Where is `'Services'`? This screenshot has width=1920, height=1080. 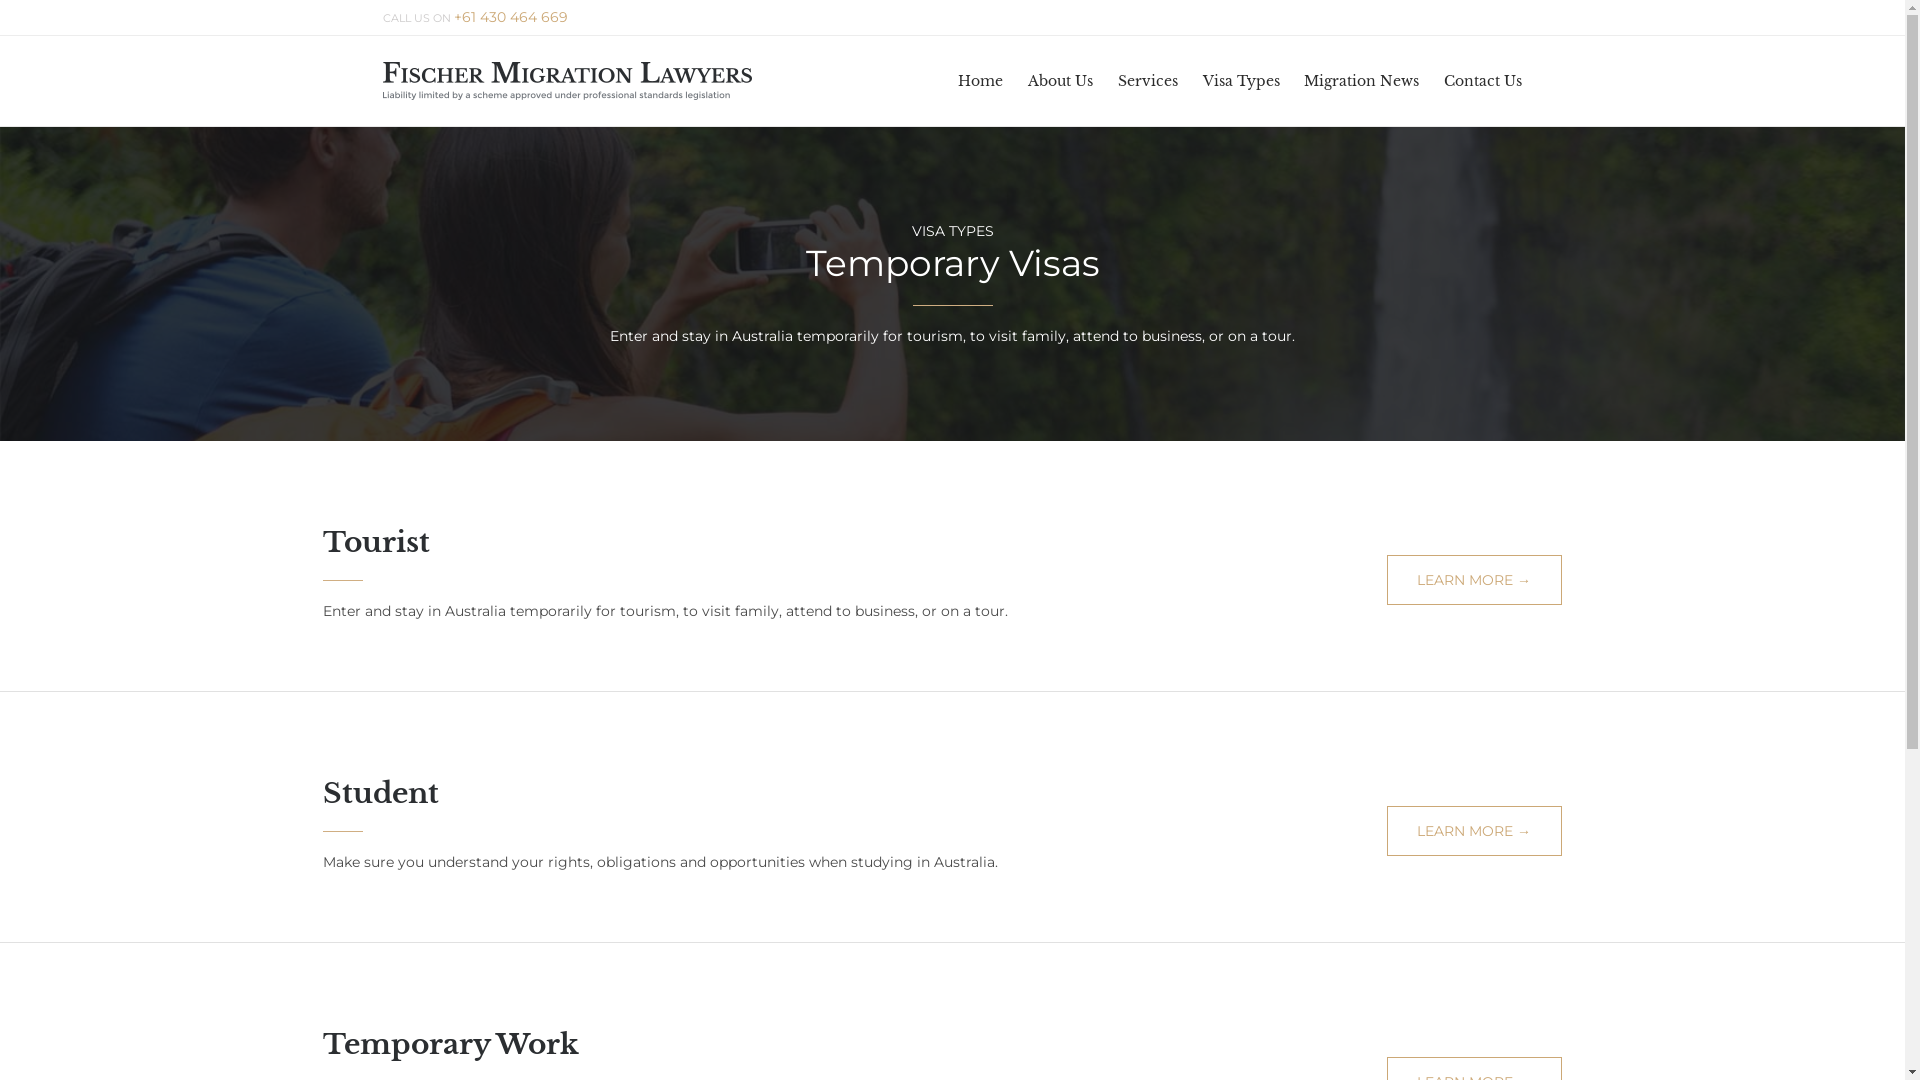 'Services' is located at coordinates (1147, 80).